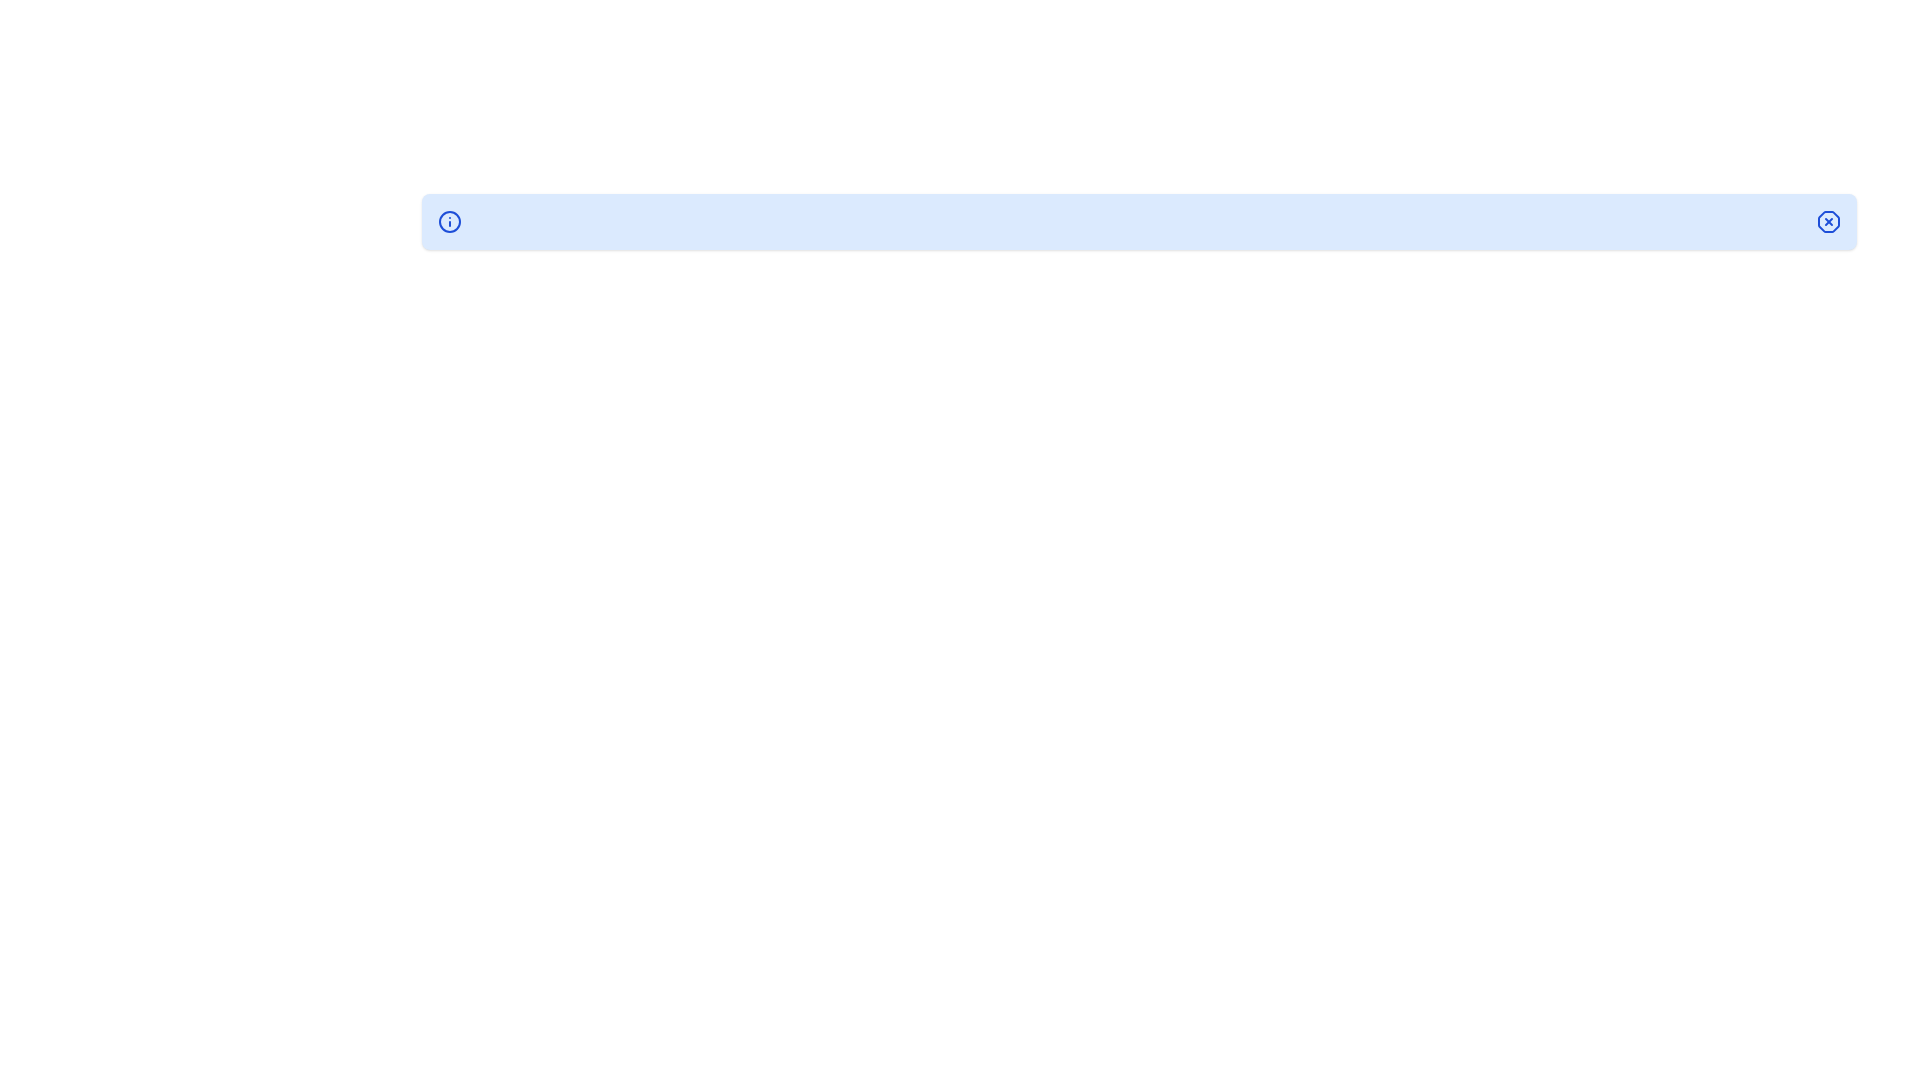 This screenshot has height=1080, width=1920. What do you see at coordinates (1828, 222) in the screenshot?
I see `the small octagonal button with a blue border and an 'X' inside, located at the far right end of the blue notification bar` at bounding box center [1828, 222].